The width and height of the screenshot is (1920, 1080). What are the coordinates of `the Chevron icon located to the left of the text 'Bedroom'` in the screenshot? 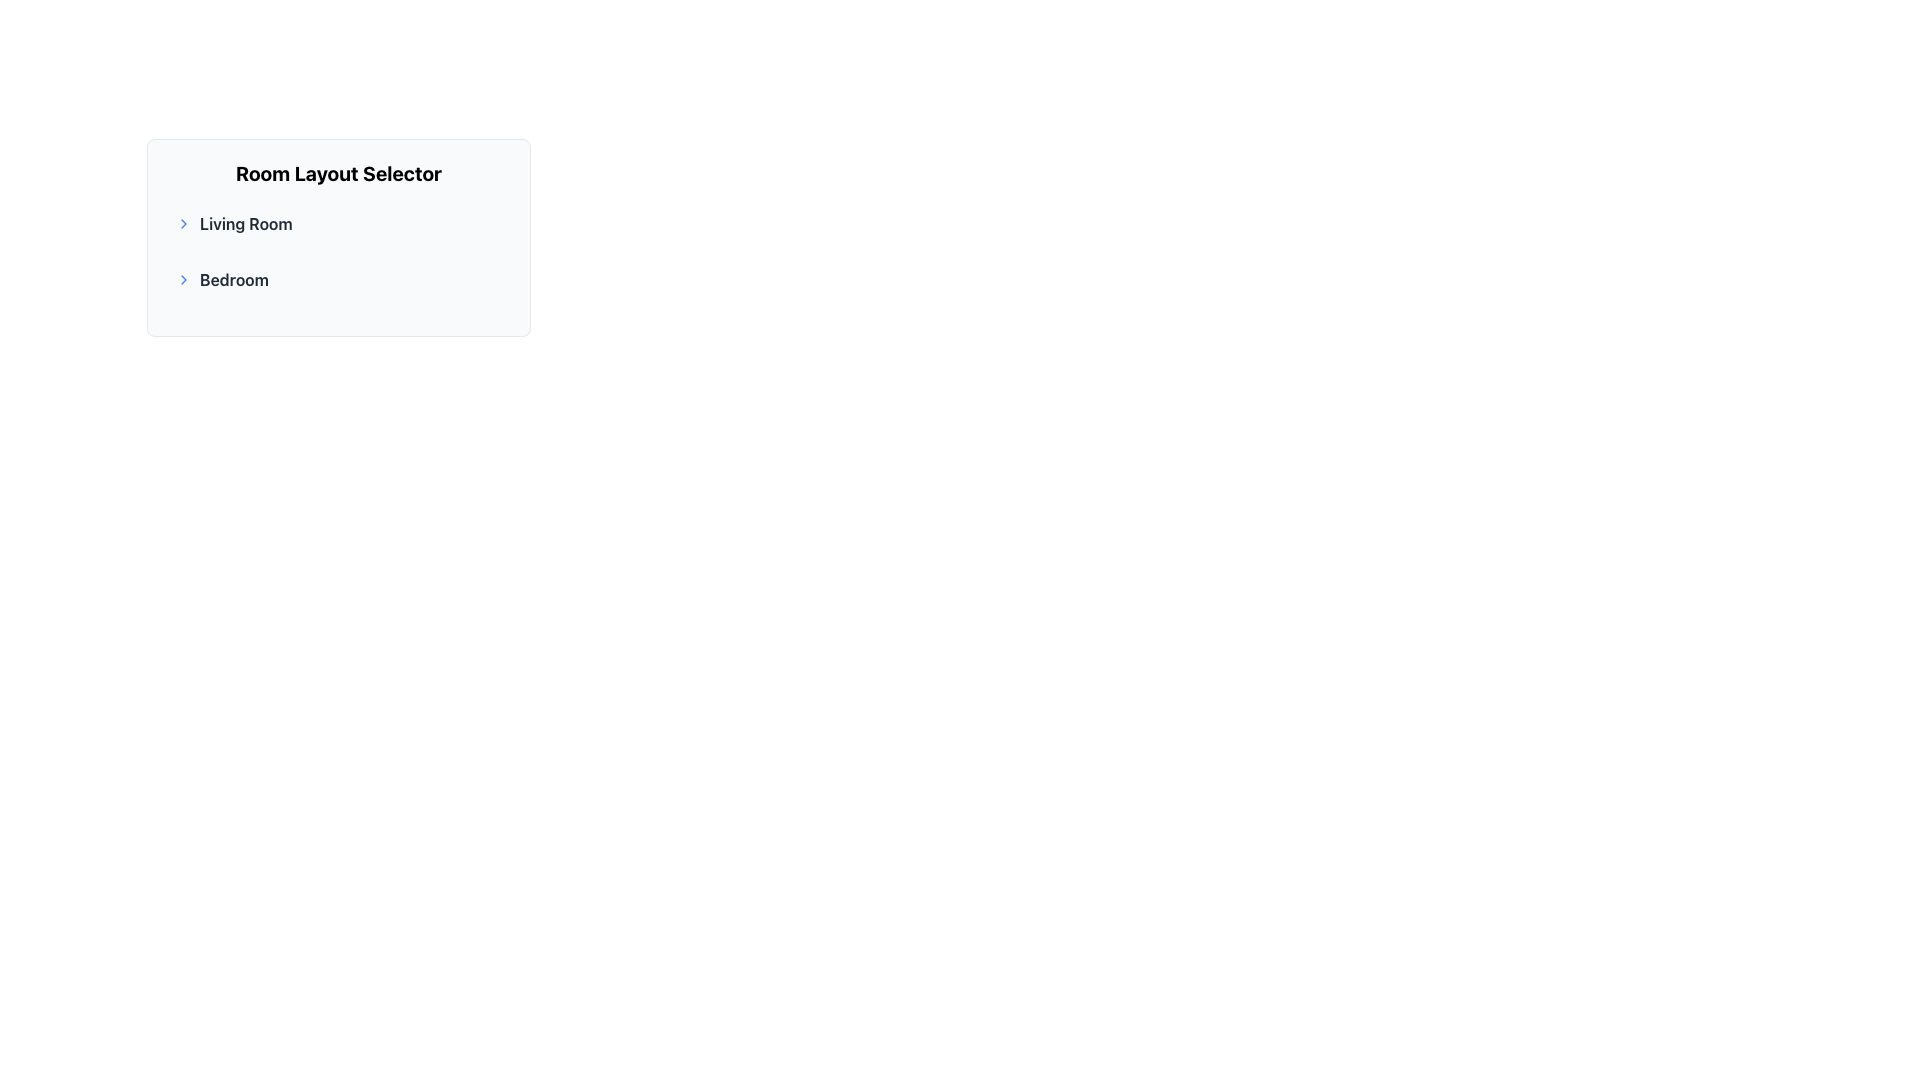 It's located at (183, 280).